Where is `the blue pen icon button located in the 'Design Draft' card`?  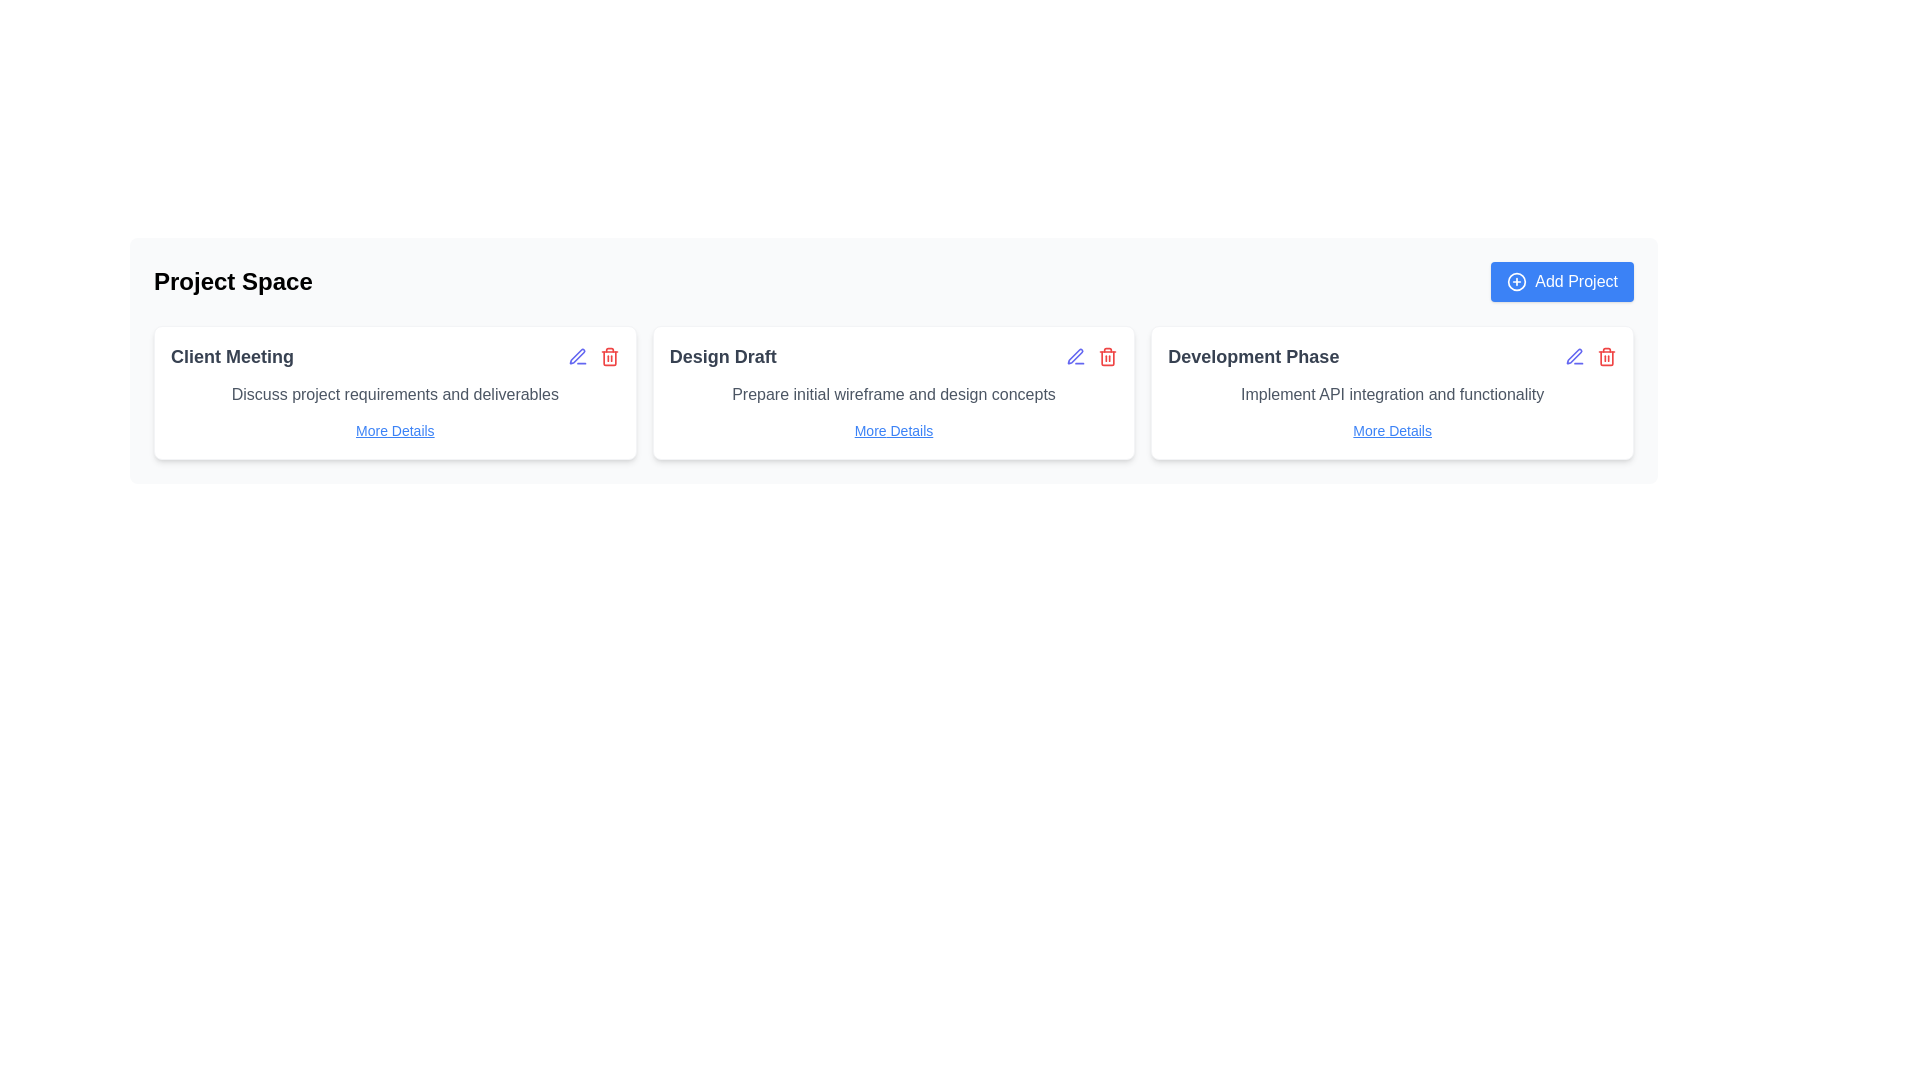
the blue pen icon button located in the 'Design Draft' card is located at coordinates (1074, 356).